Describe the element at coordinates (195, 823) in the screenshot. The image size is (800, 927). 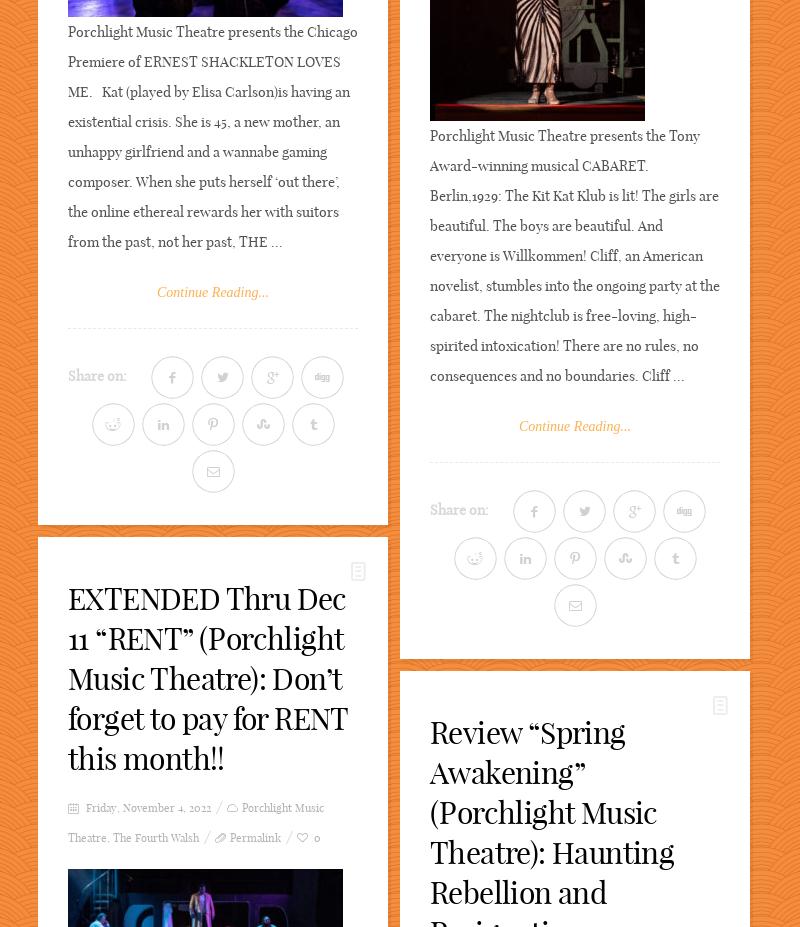
I see `'Porchlight Music Theatre'` at that location.